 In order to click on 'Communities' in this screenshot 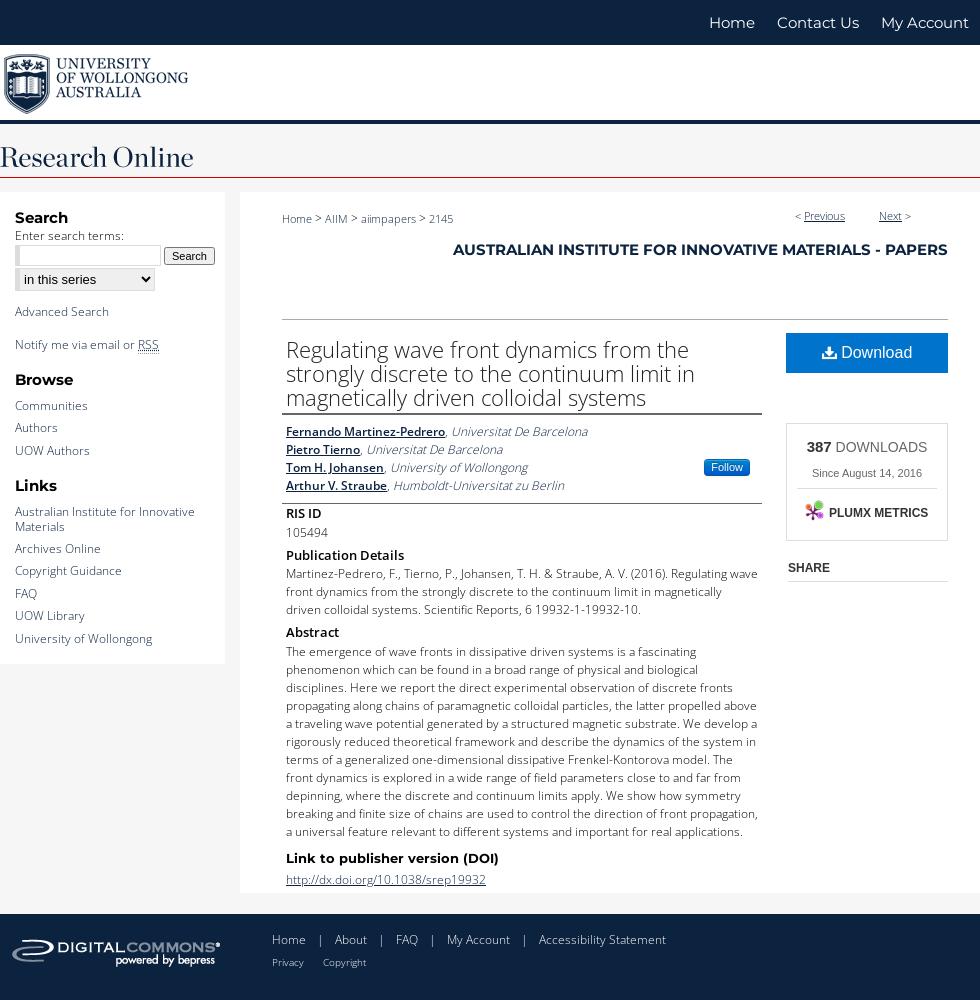, I will do `click(51, 404)`.